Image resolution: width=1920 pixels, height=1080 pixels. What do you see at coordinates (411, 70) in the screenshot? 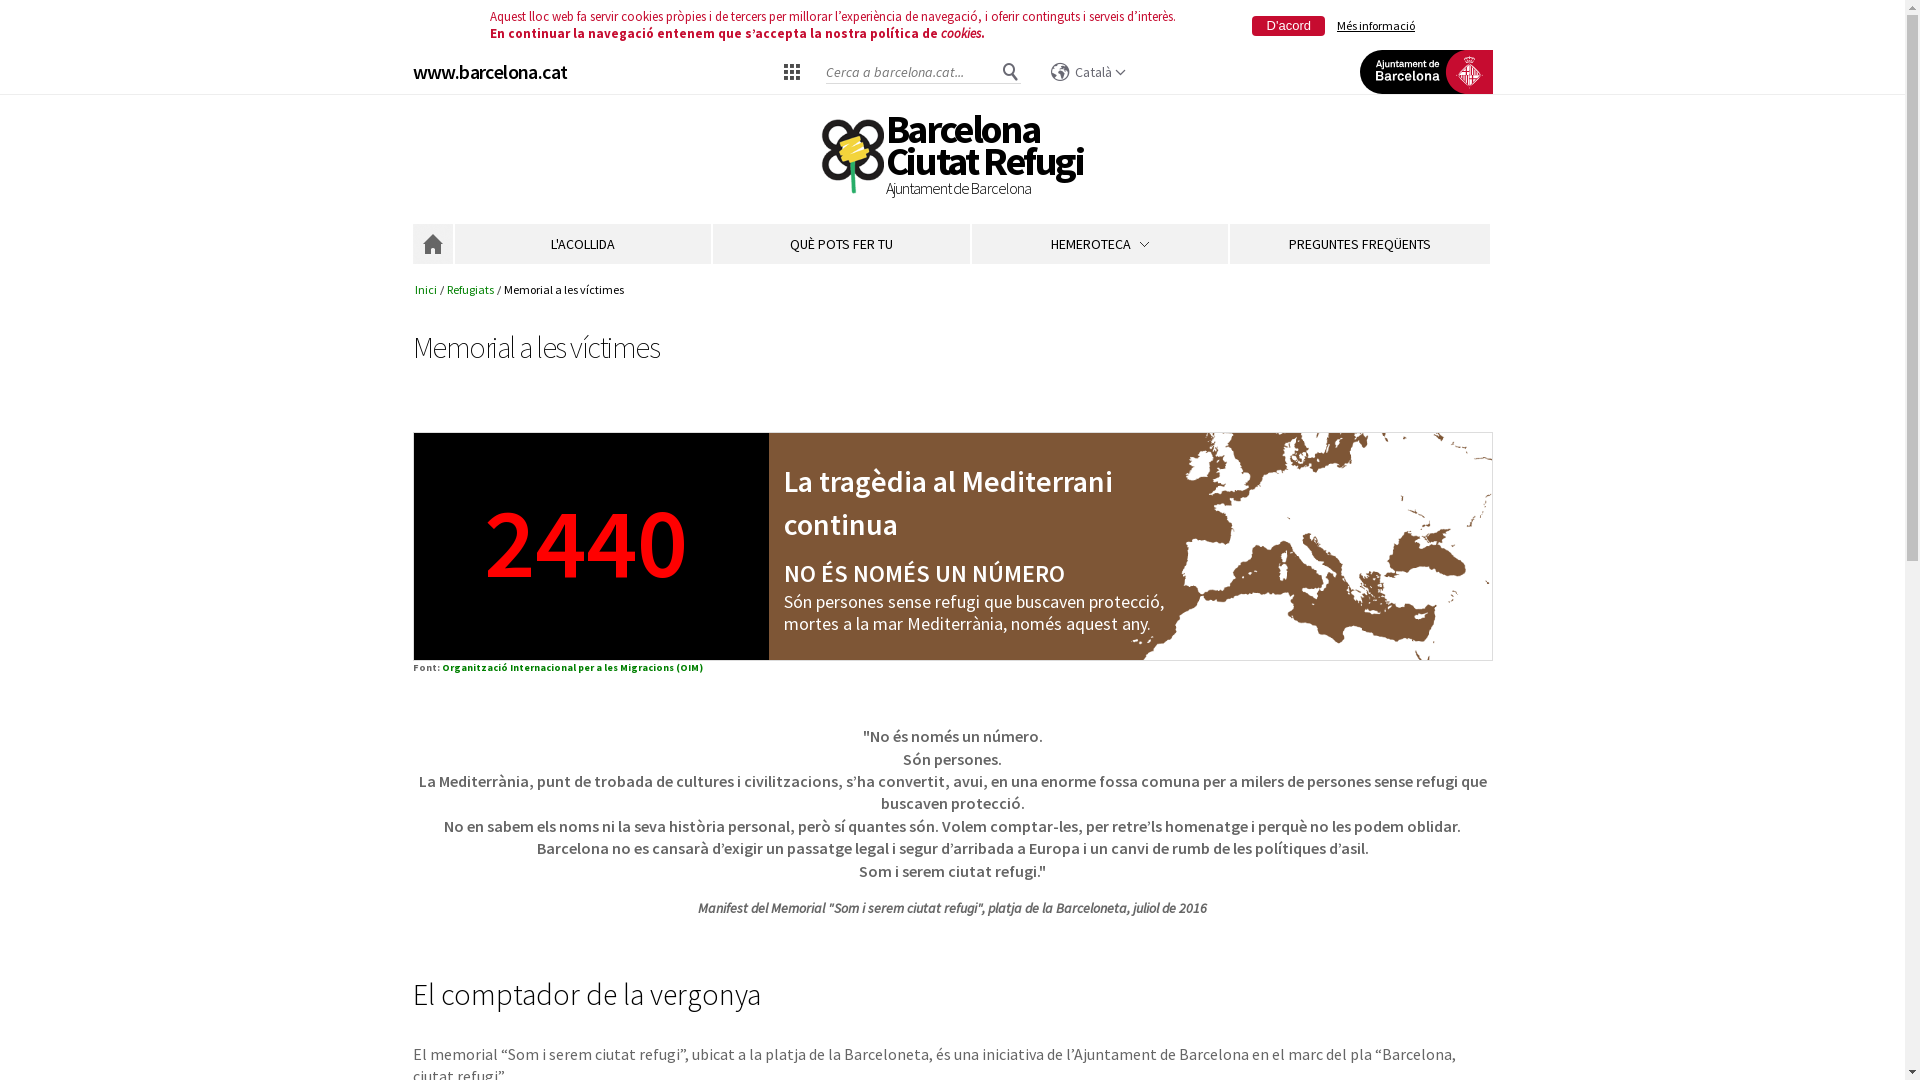
I see `'www.barcelona.cat'` at bounding box center [411, 70].